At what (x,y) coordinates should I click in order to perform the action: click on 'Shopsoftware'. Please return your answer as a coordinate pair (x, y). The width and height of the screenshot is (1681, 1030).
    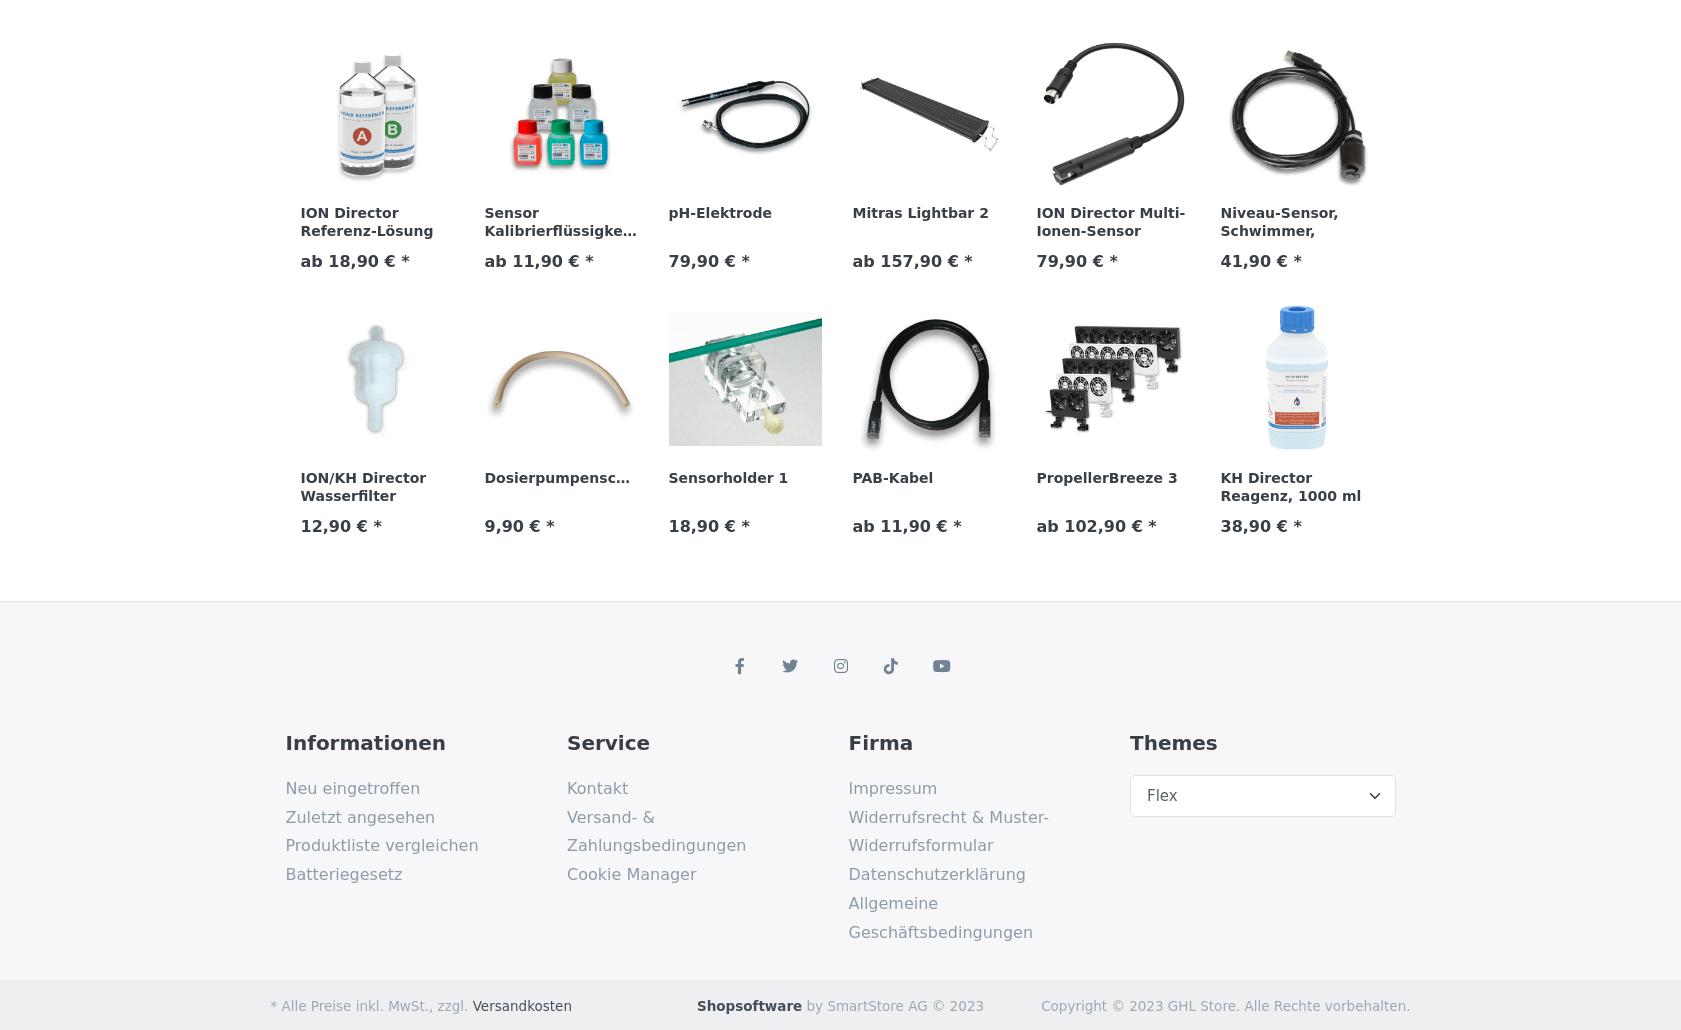
    Looking at the image, I should click on (748, 1003).